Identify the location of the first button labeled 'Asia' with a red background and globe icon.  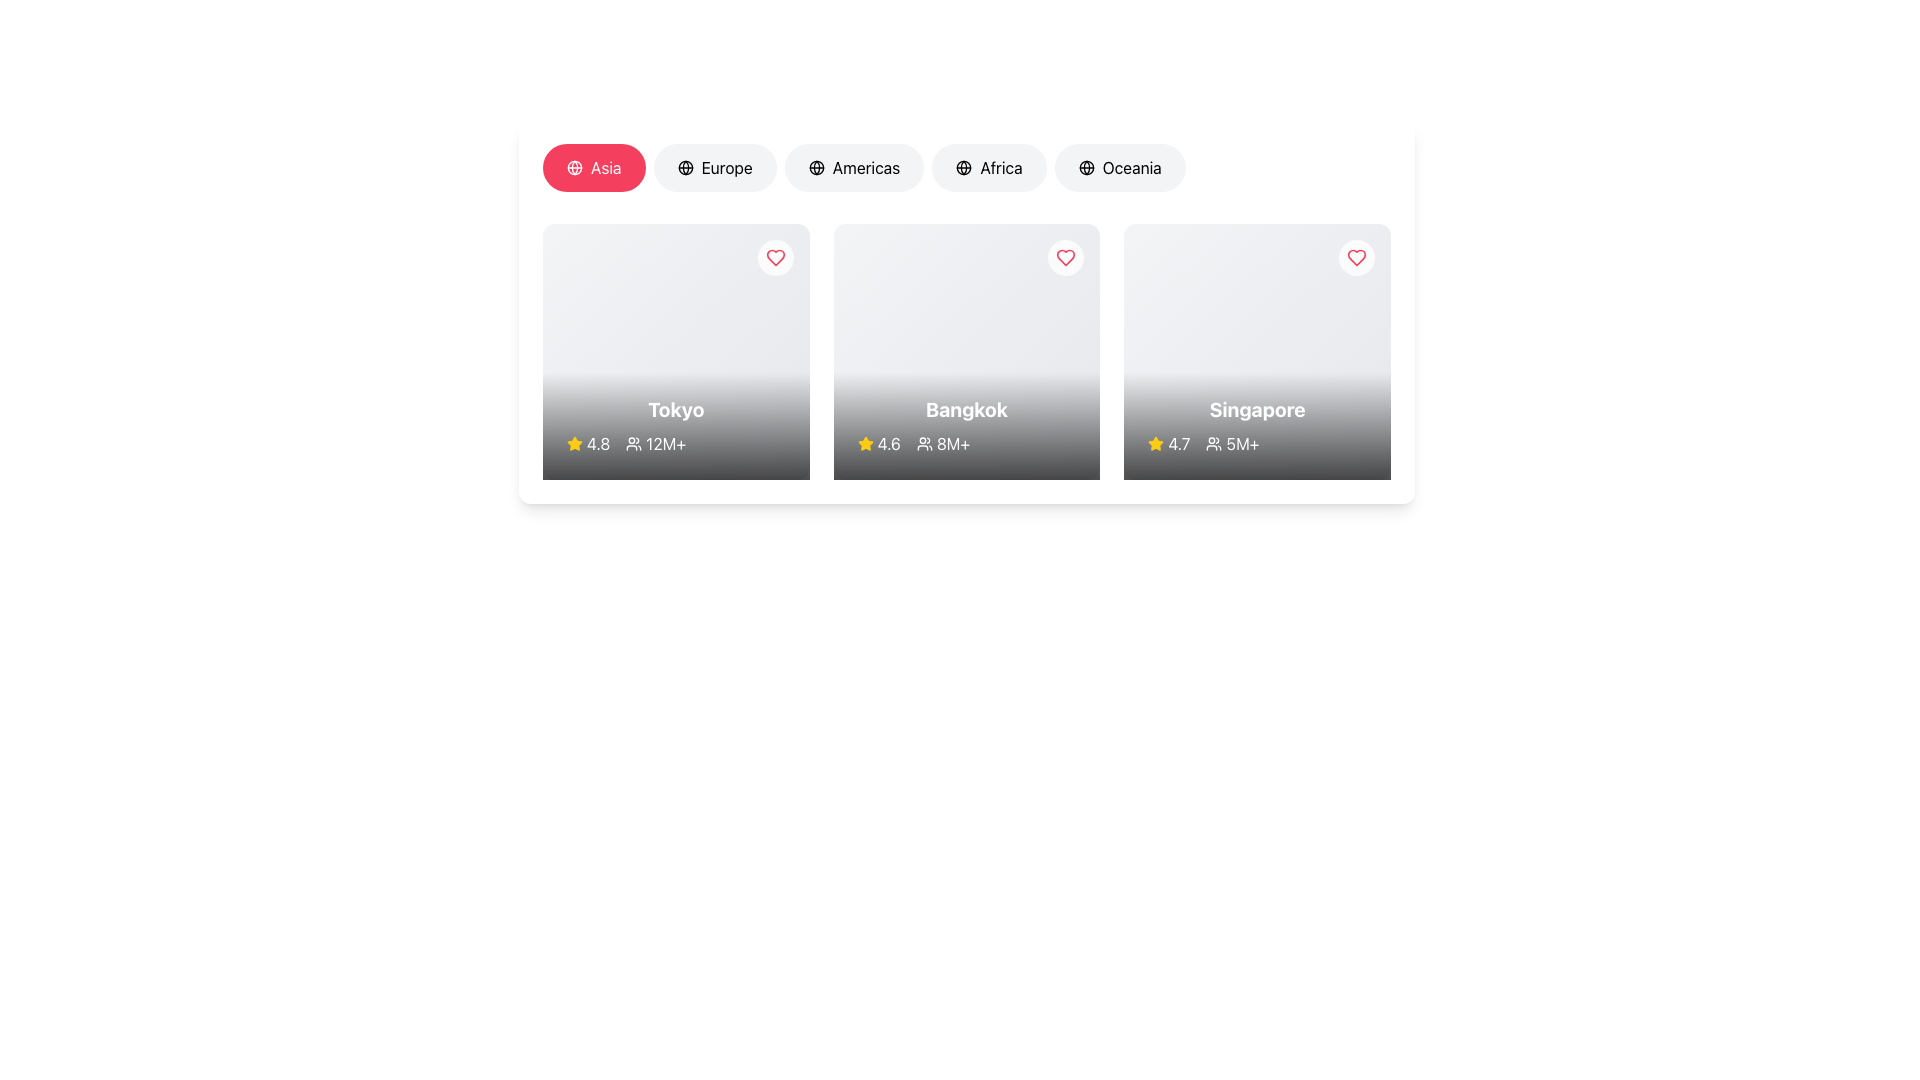
(593, 167).